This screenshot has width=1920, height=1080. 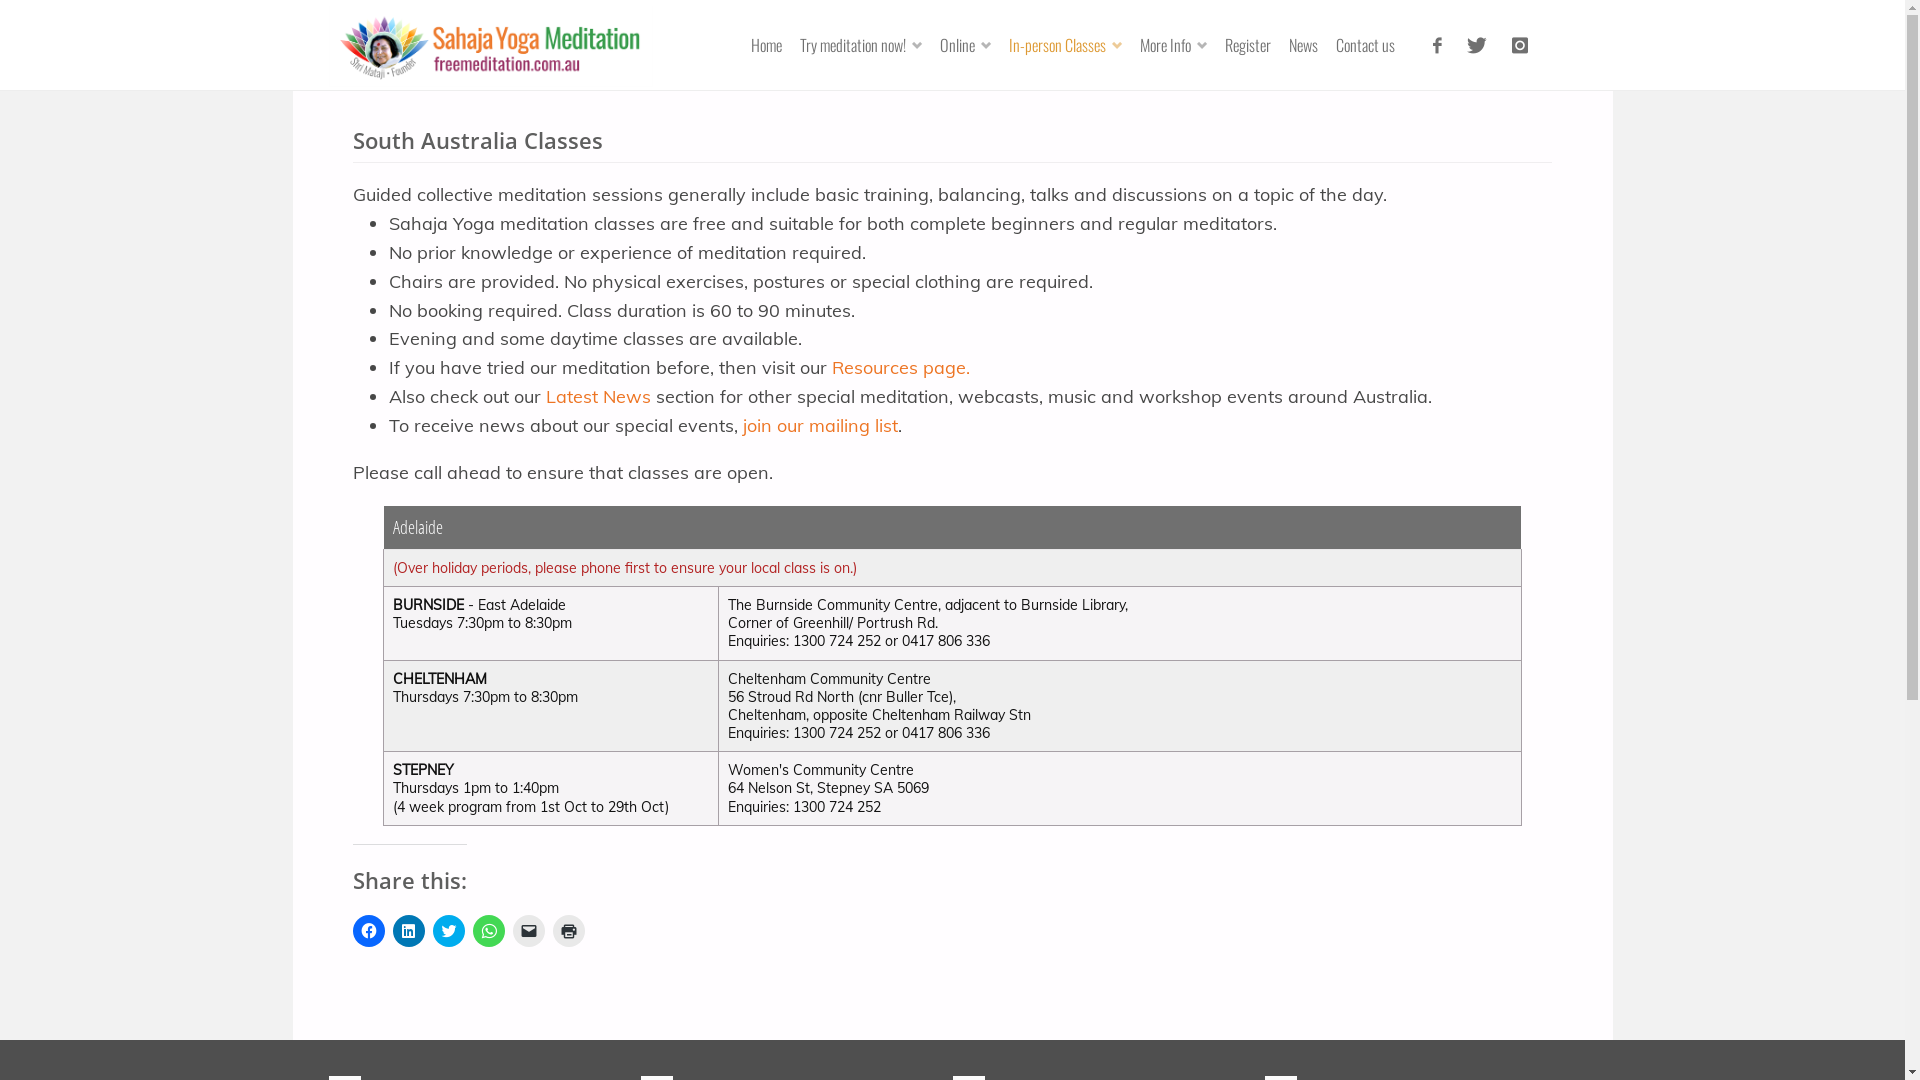 I want to click on 'Follow on Facebook', so click(x=1435, y=45).